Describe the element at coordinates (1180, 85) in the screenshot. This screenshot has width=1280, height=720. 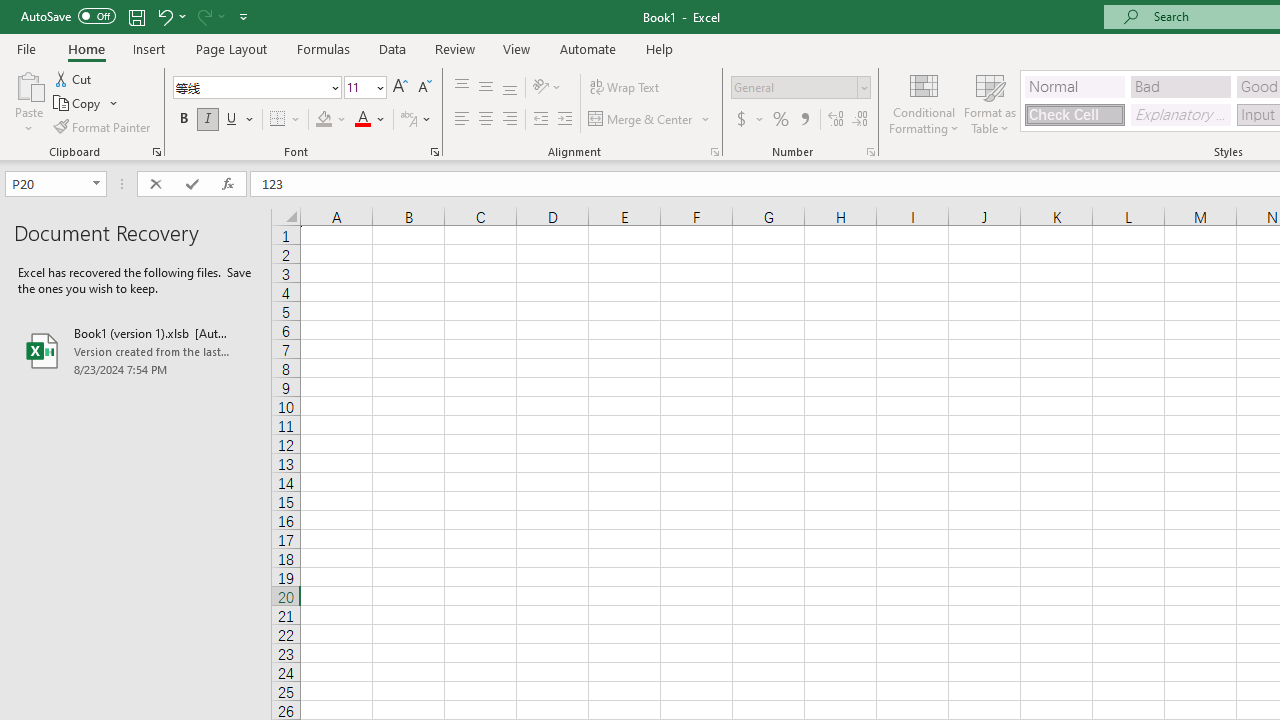
I see `'Bad'` at that location.